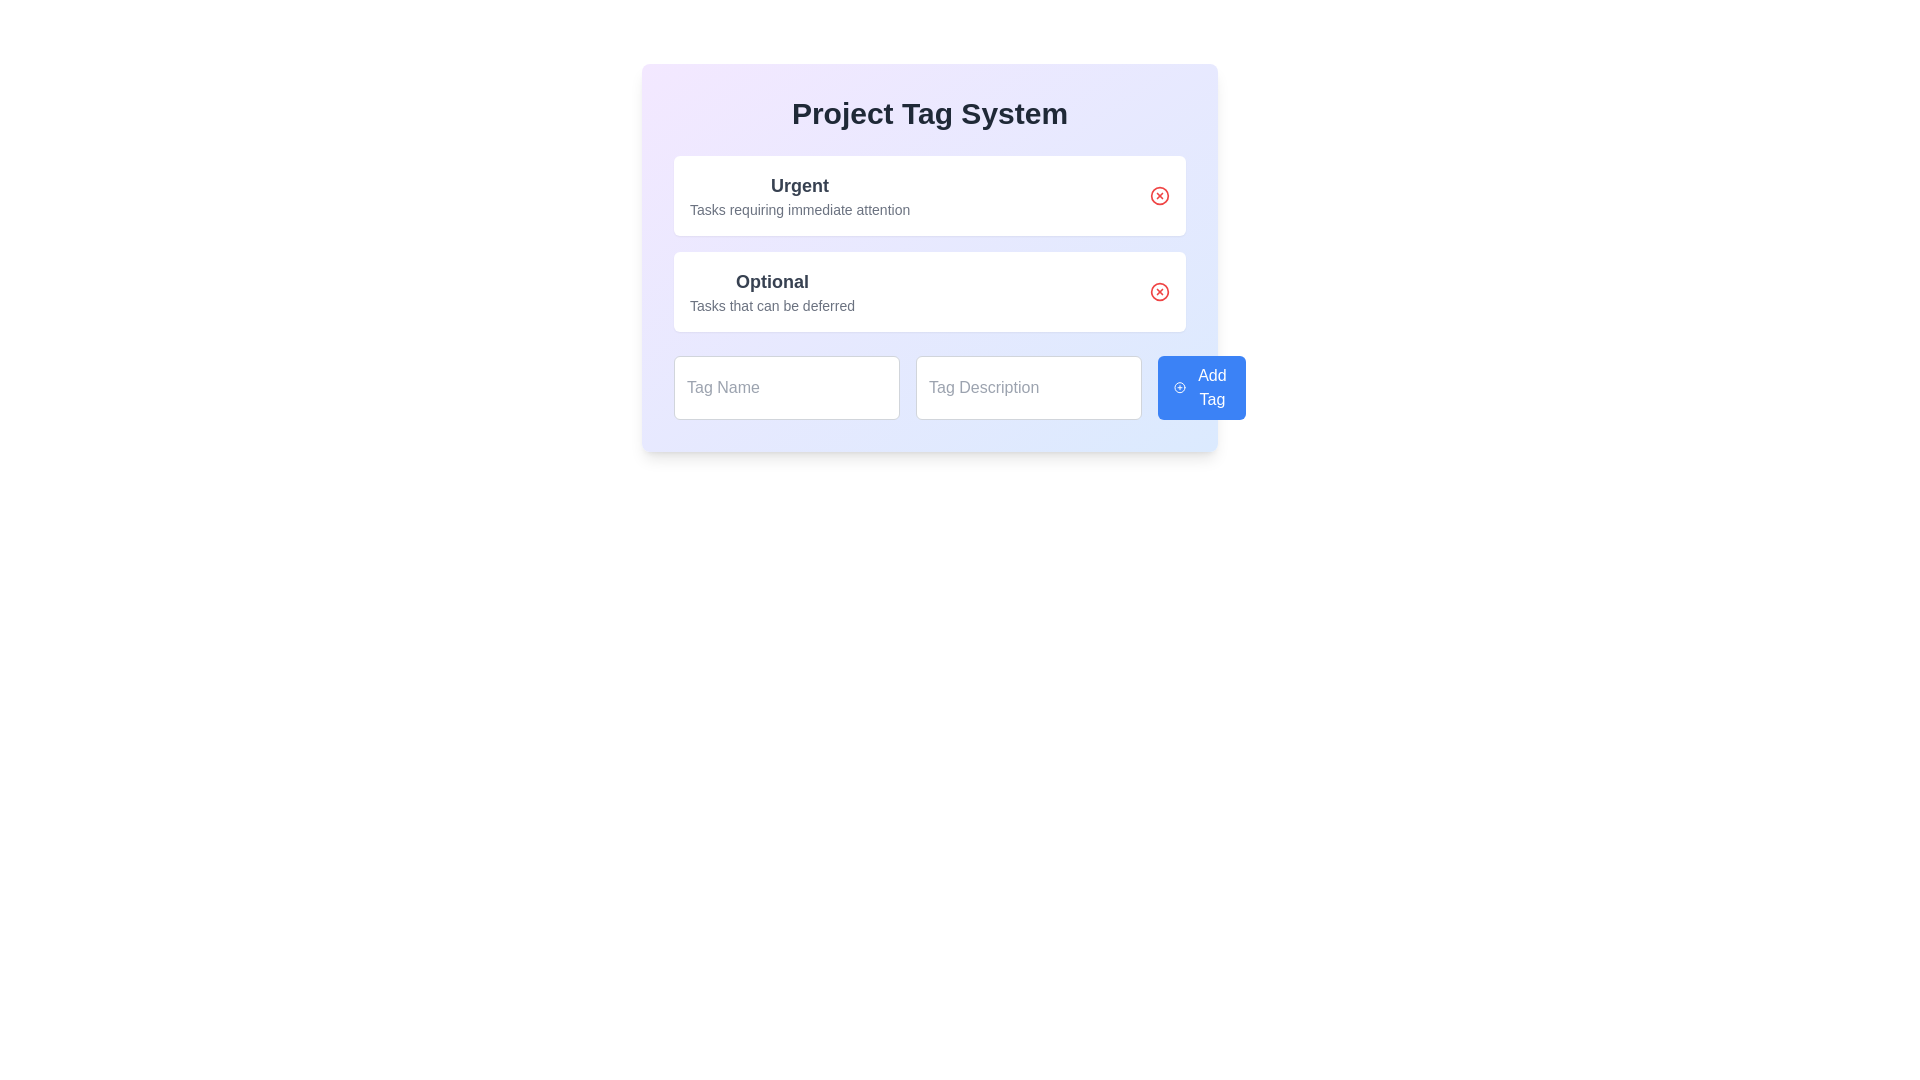 This screenshot has height=1080, width=1920. What do you see at coordinates (771, 305) in the screenshot?
I see `the static text label that provides additional context under the 'Optional' heading in the structured card layout` at bounding box center [771, 305].